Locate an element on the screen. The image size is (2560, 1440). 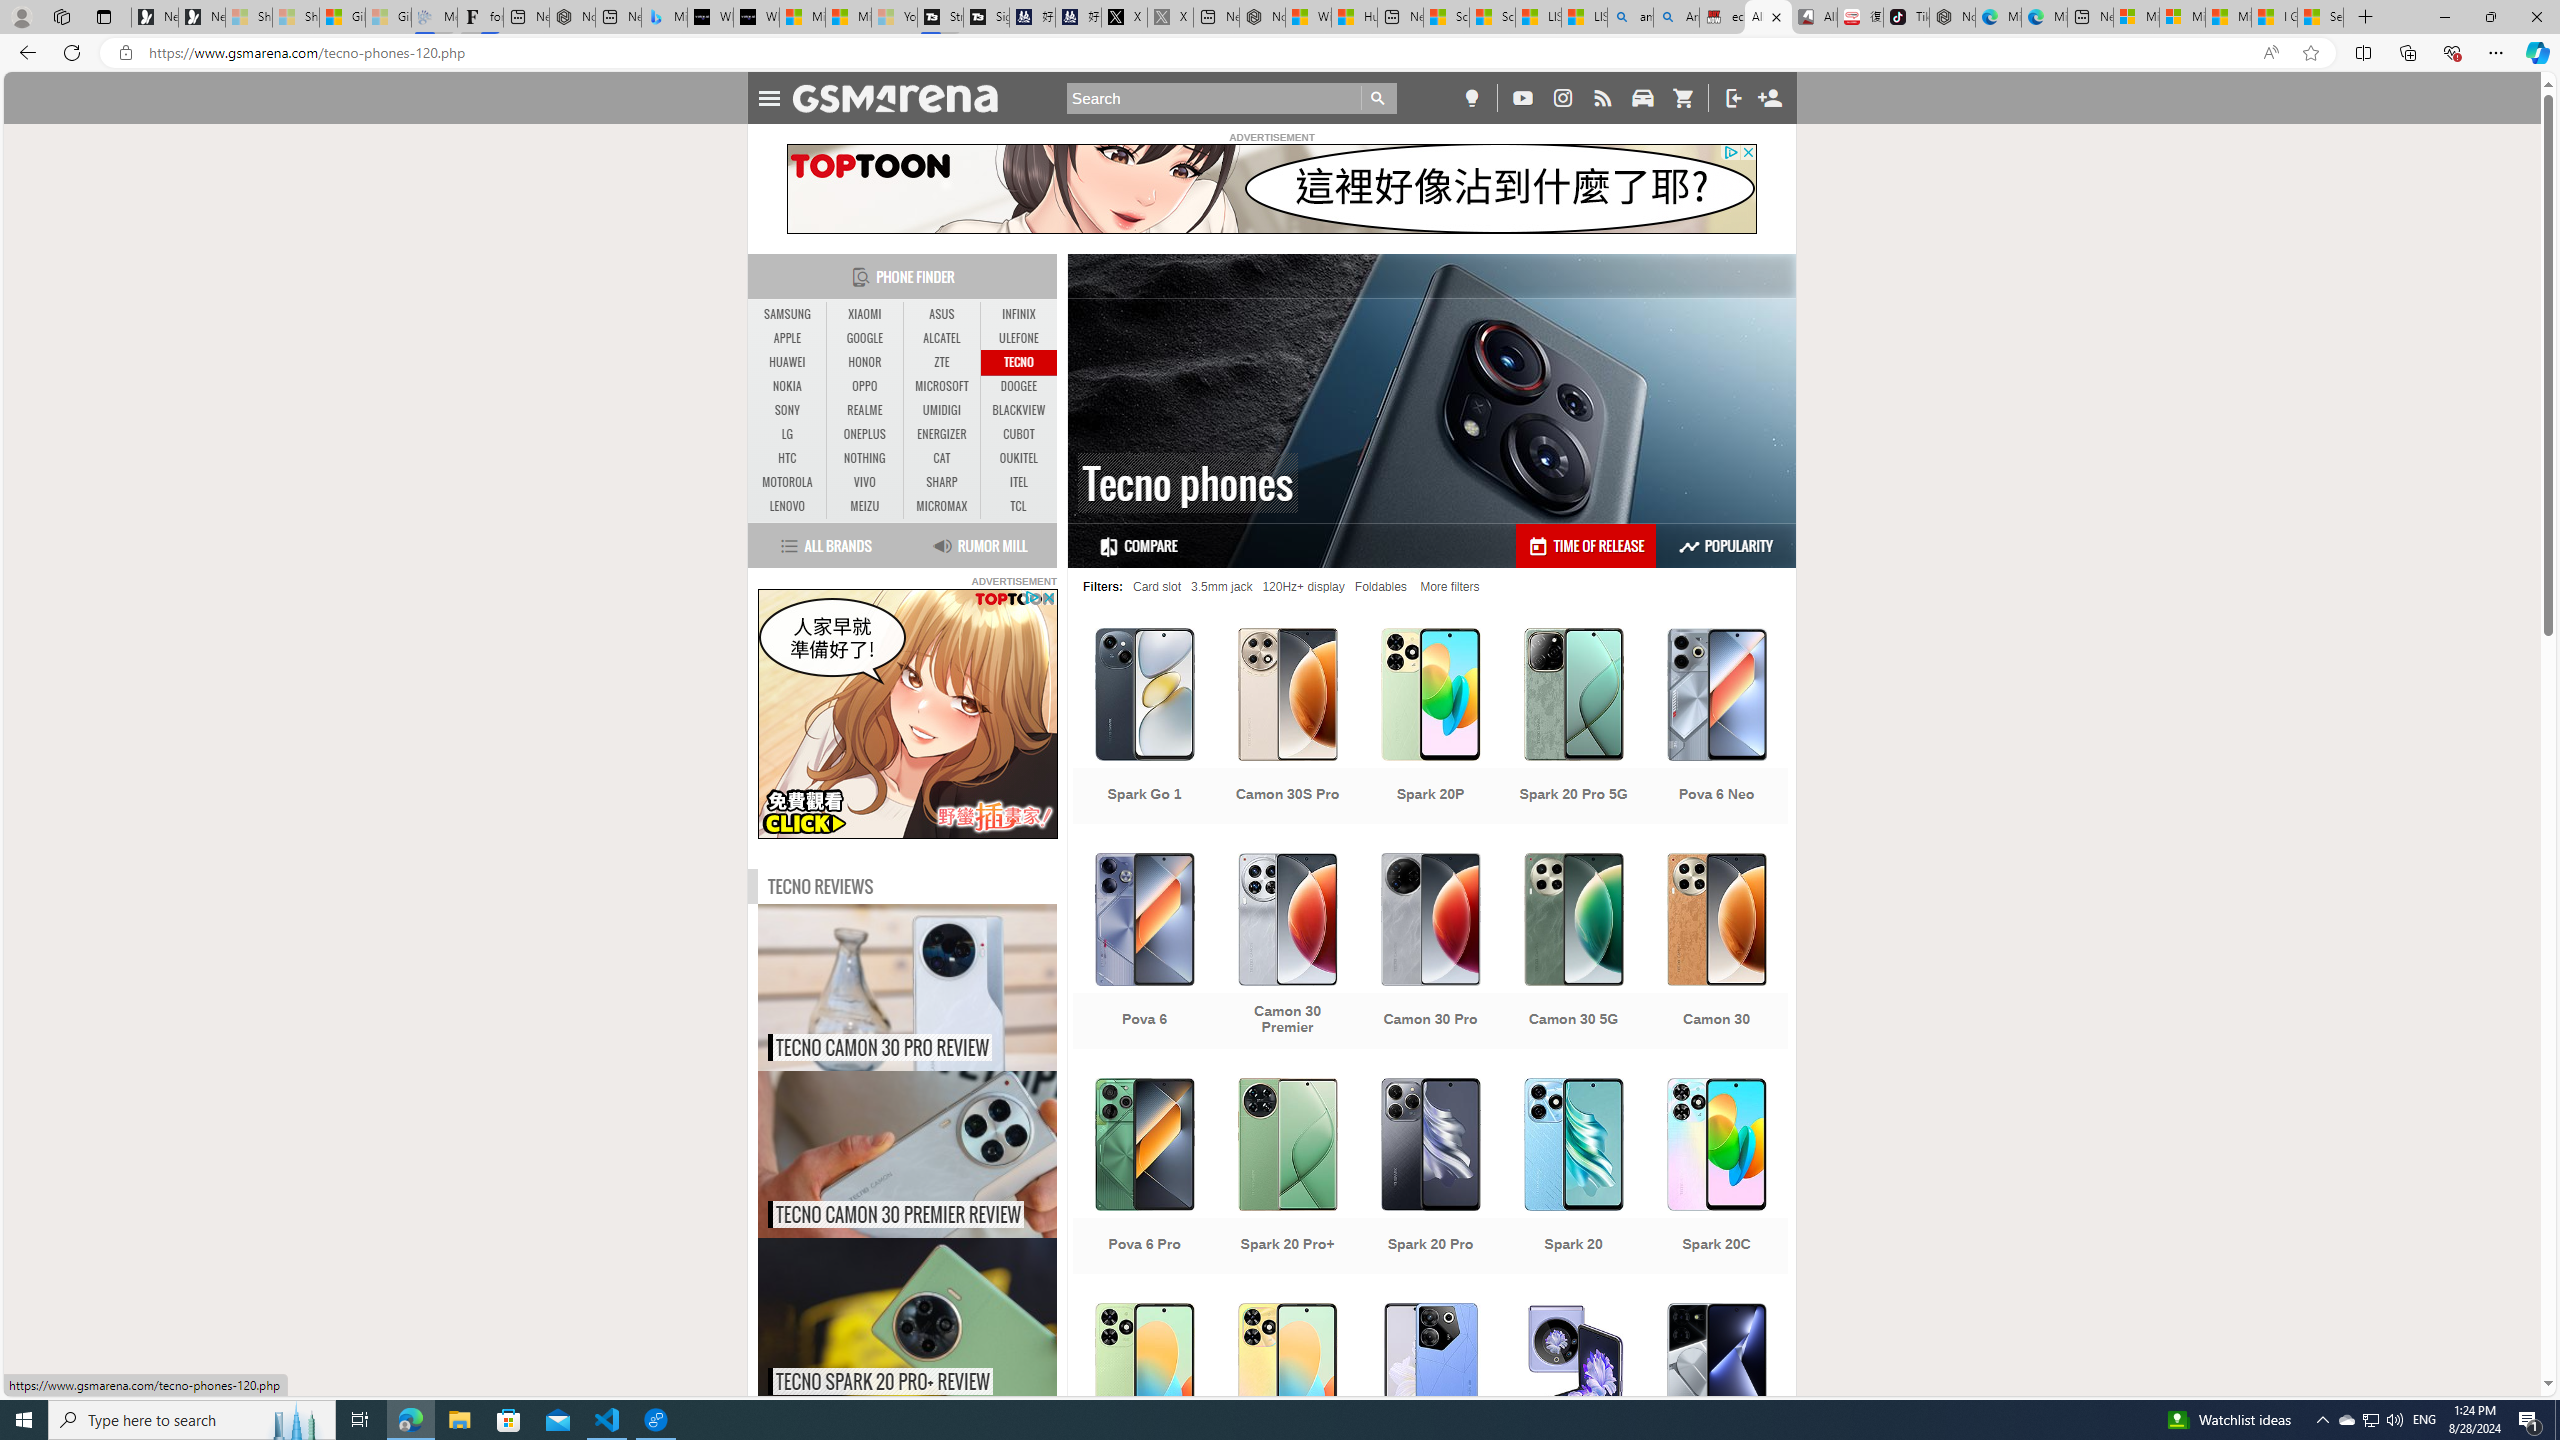
'Settings and more (Alt+F)' is located at coordinates (2495, 51).